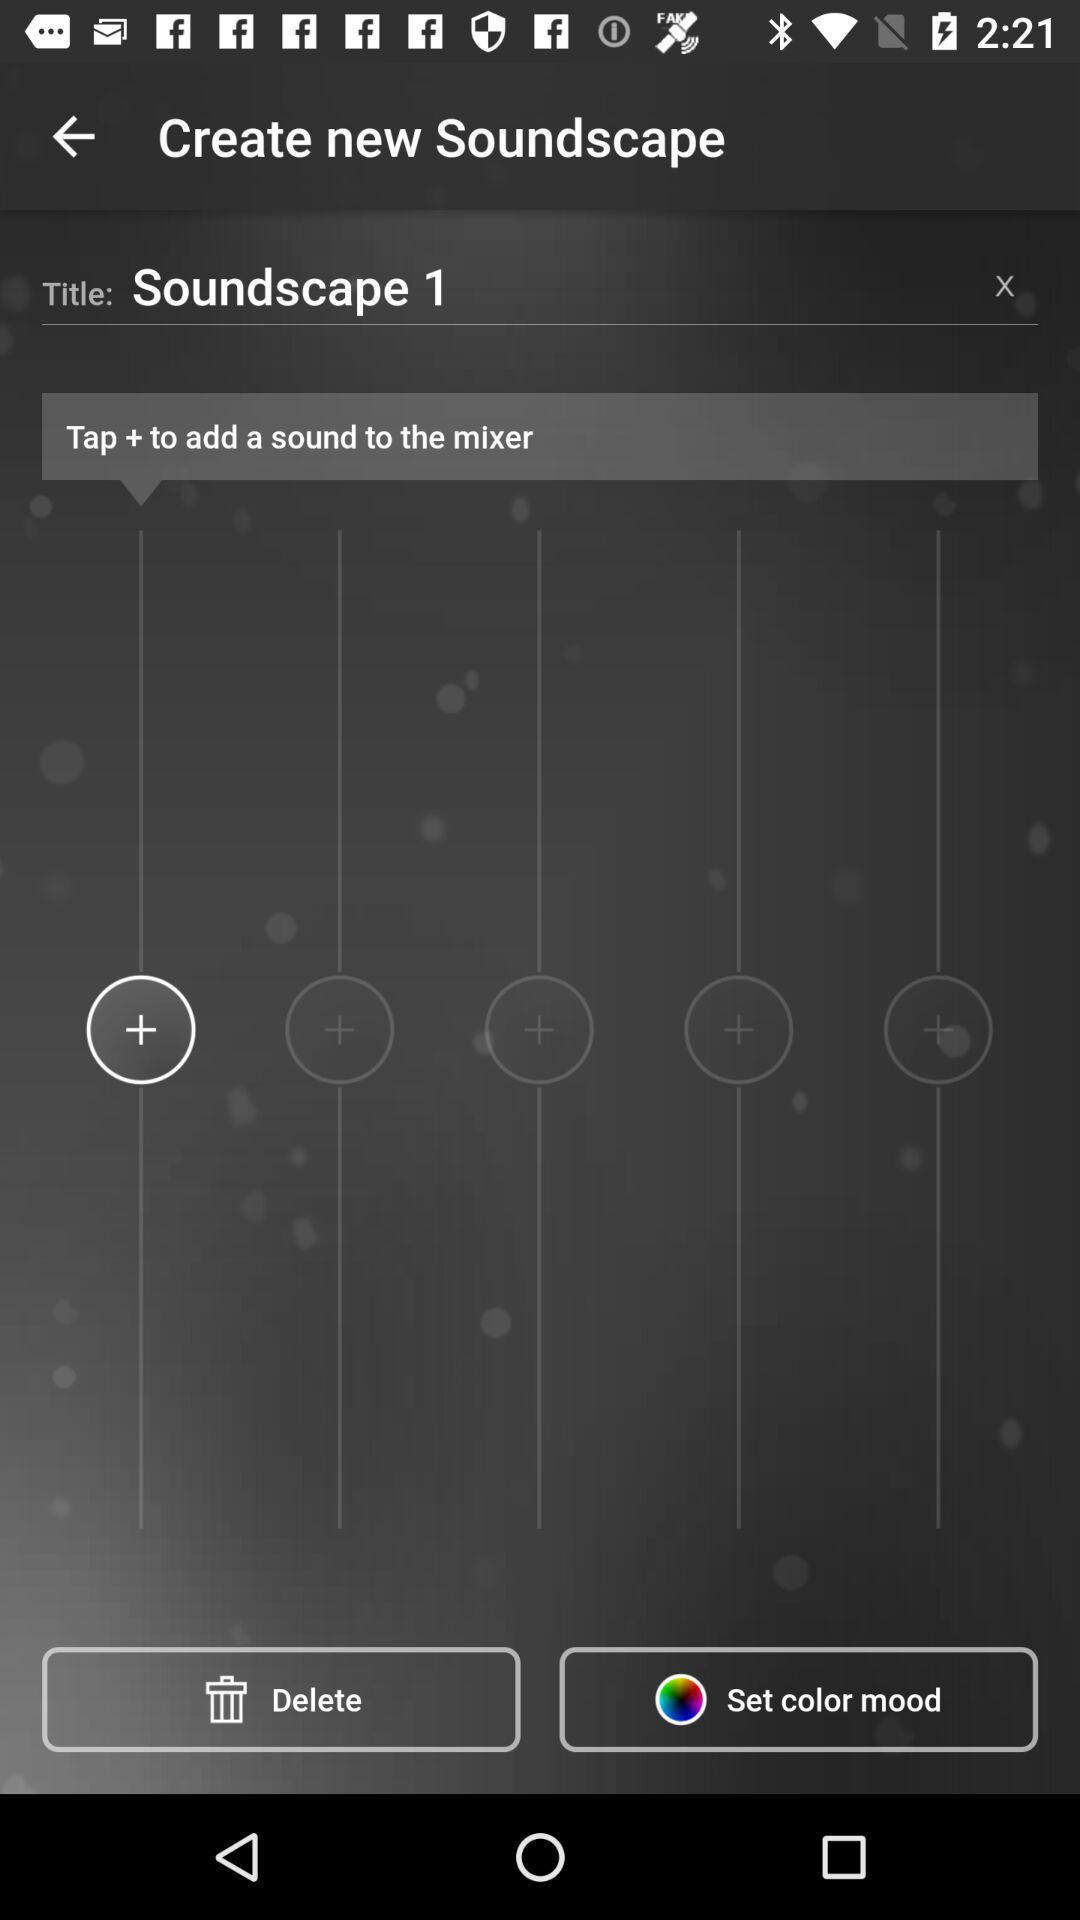 This screenshot has width=1080, height=1920. What do you see at coordinates (338, 1029) in the screenshot?
I see `the item above the delete` at bounding box center [338, 1029].